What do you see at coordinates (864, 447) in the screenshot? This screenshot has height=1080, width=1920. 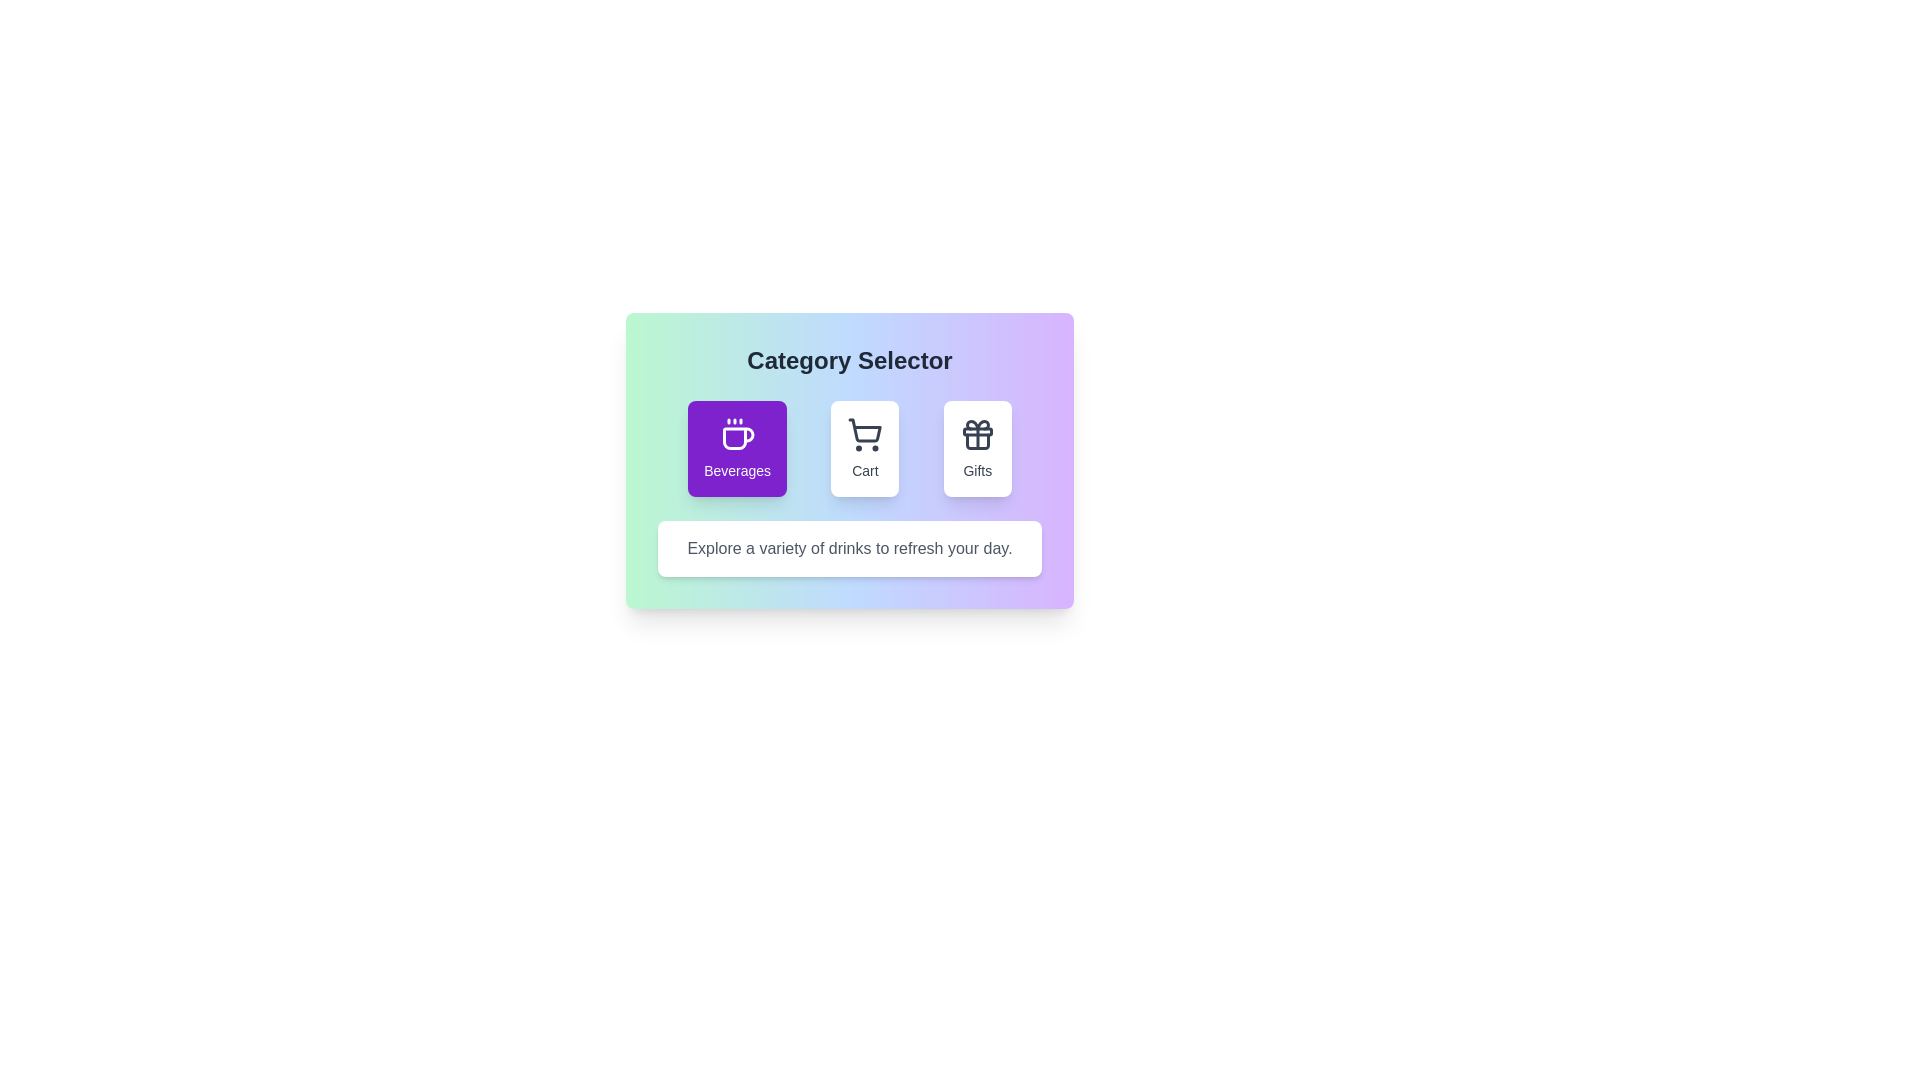 I see `the category button corresponding to Cart to view its icon` at bounding box center [864, 447].